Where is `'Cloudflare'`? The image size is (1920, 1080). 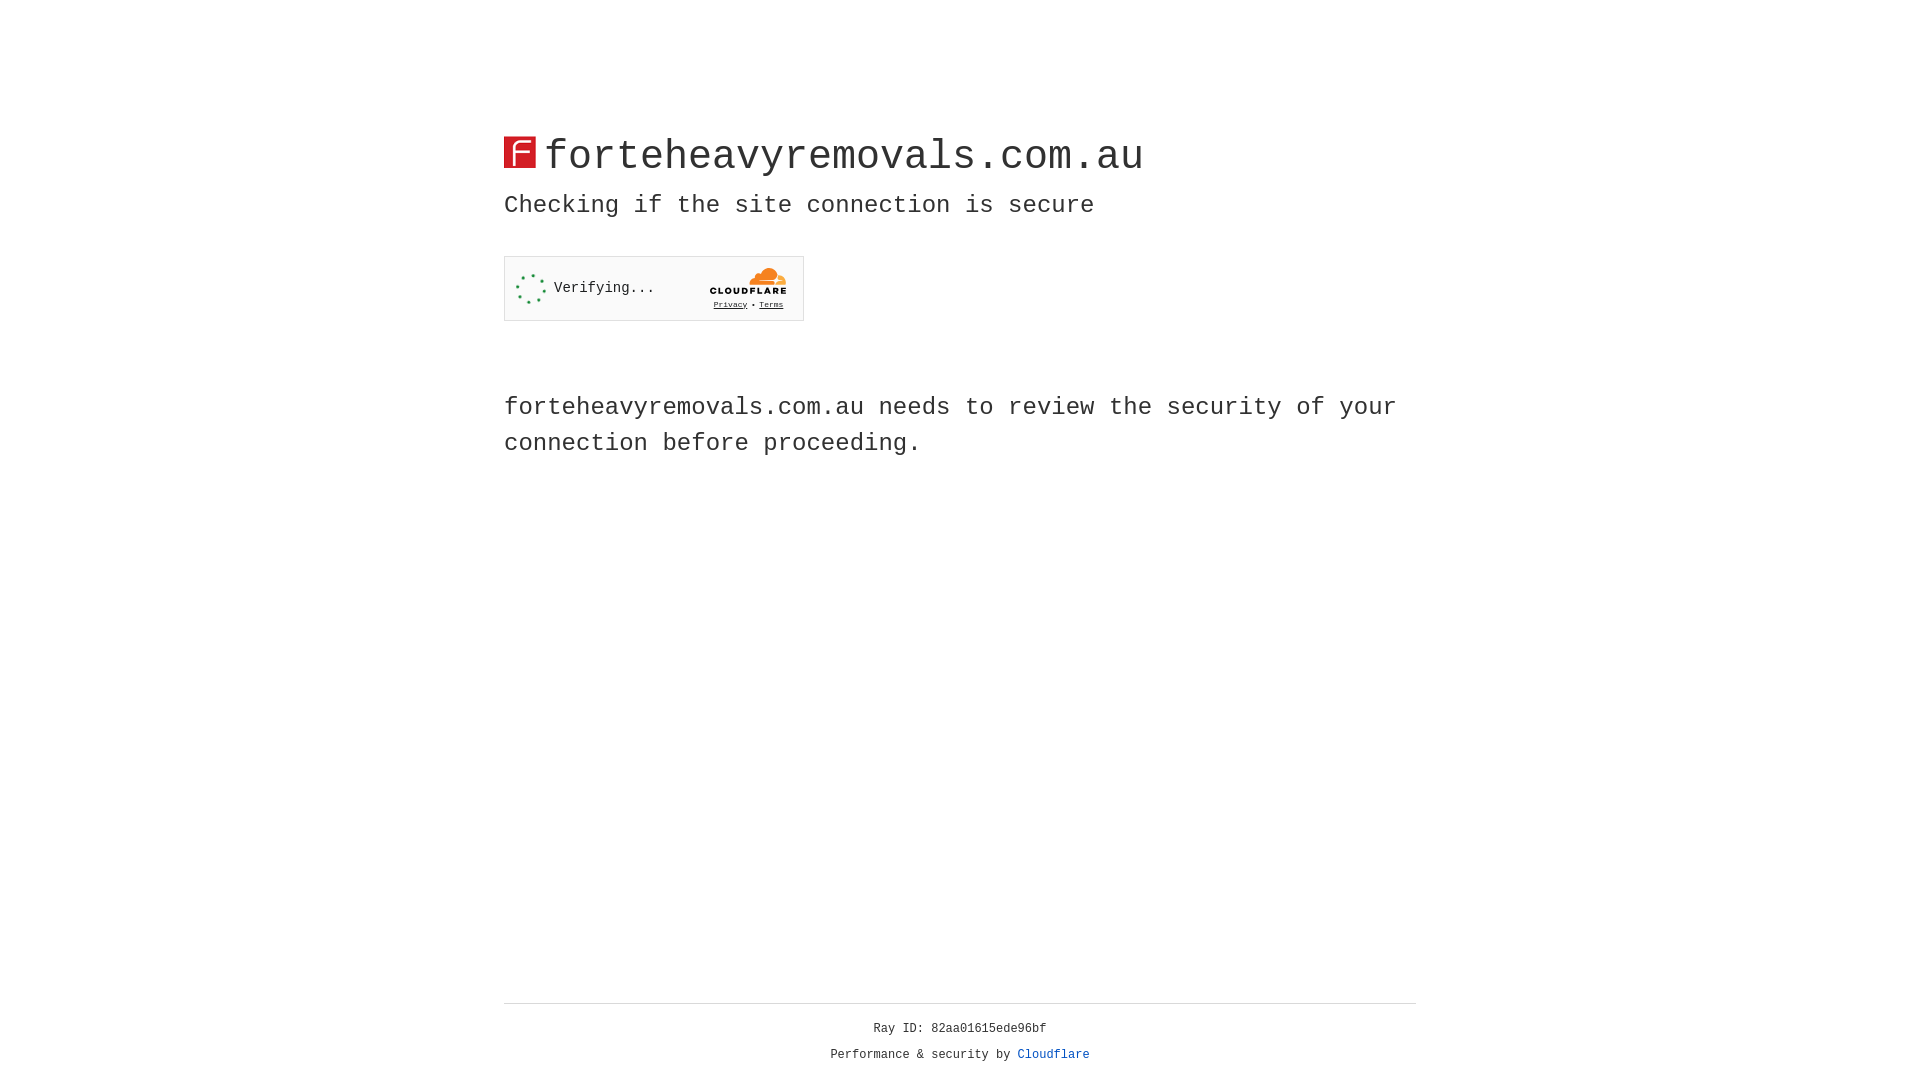
'Cloudflare' is located at coordinates (1053, 1054).